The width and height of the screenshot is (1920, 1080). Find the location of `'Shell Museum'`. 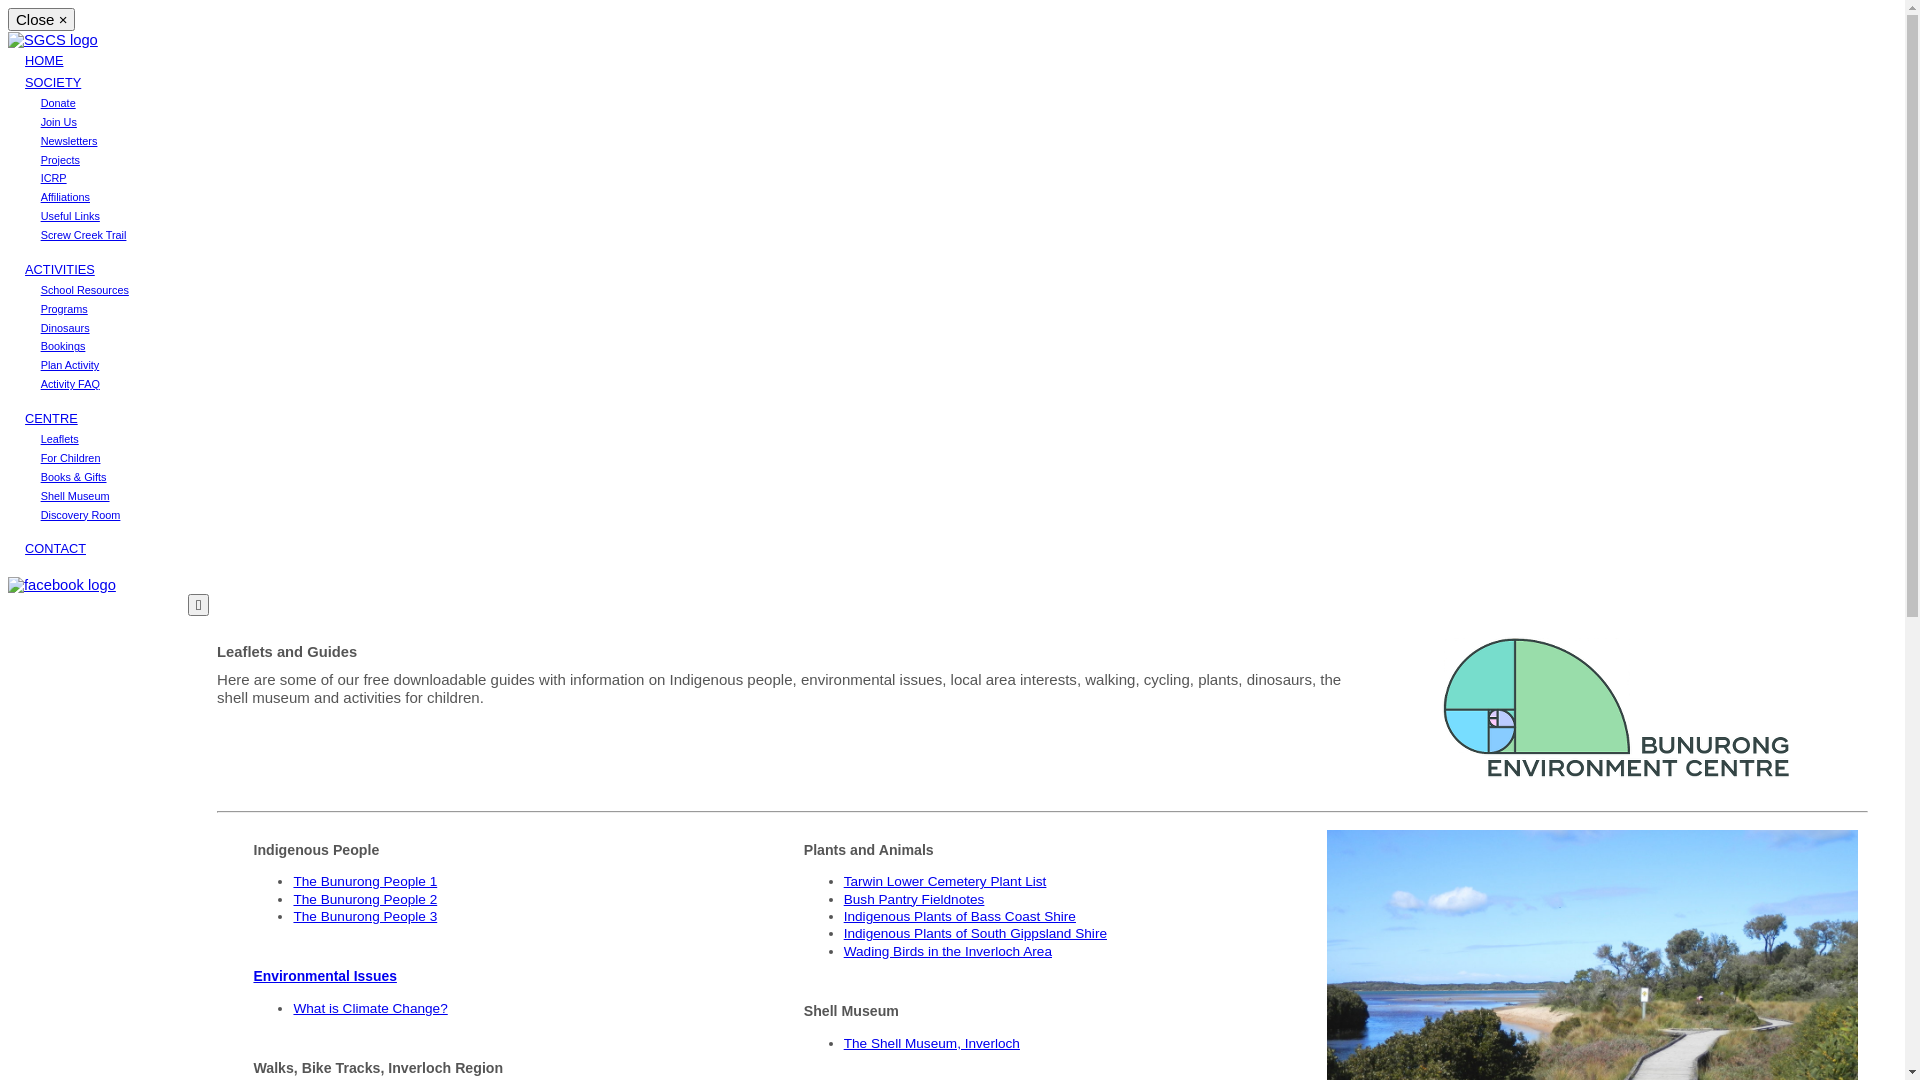

'Shell Museum' is located at coordinates (75, 495).